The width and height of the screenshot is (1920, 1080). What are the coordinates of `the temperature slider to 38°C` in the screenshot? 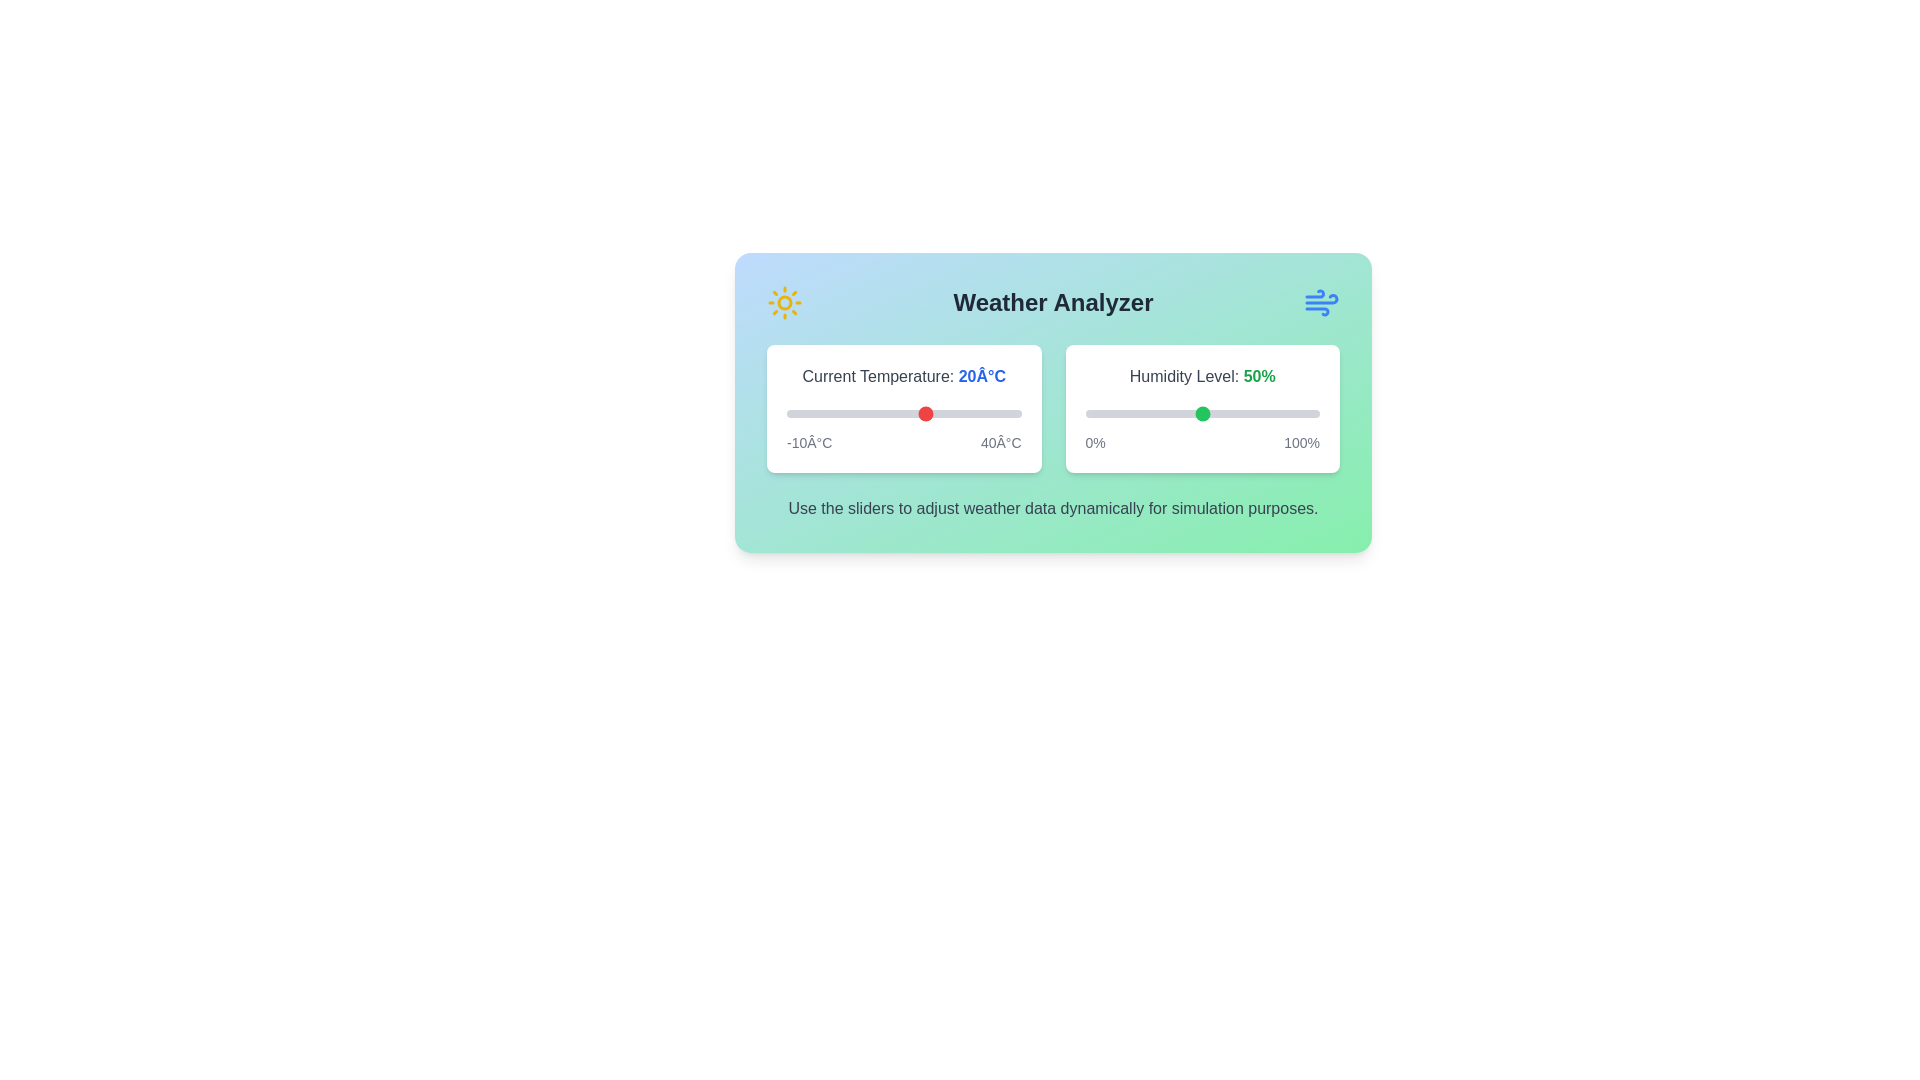 It's located at (1012, 412).